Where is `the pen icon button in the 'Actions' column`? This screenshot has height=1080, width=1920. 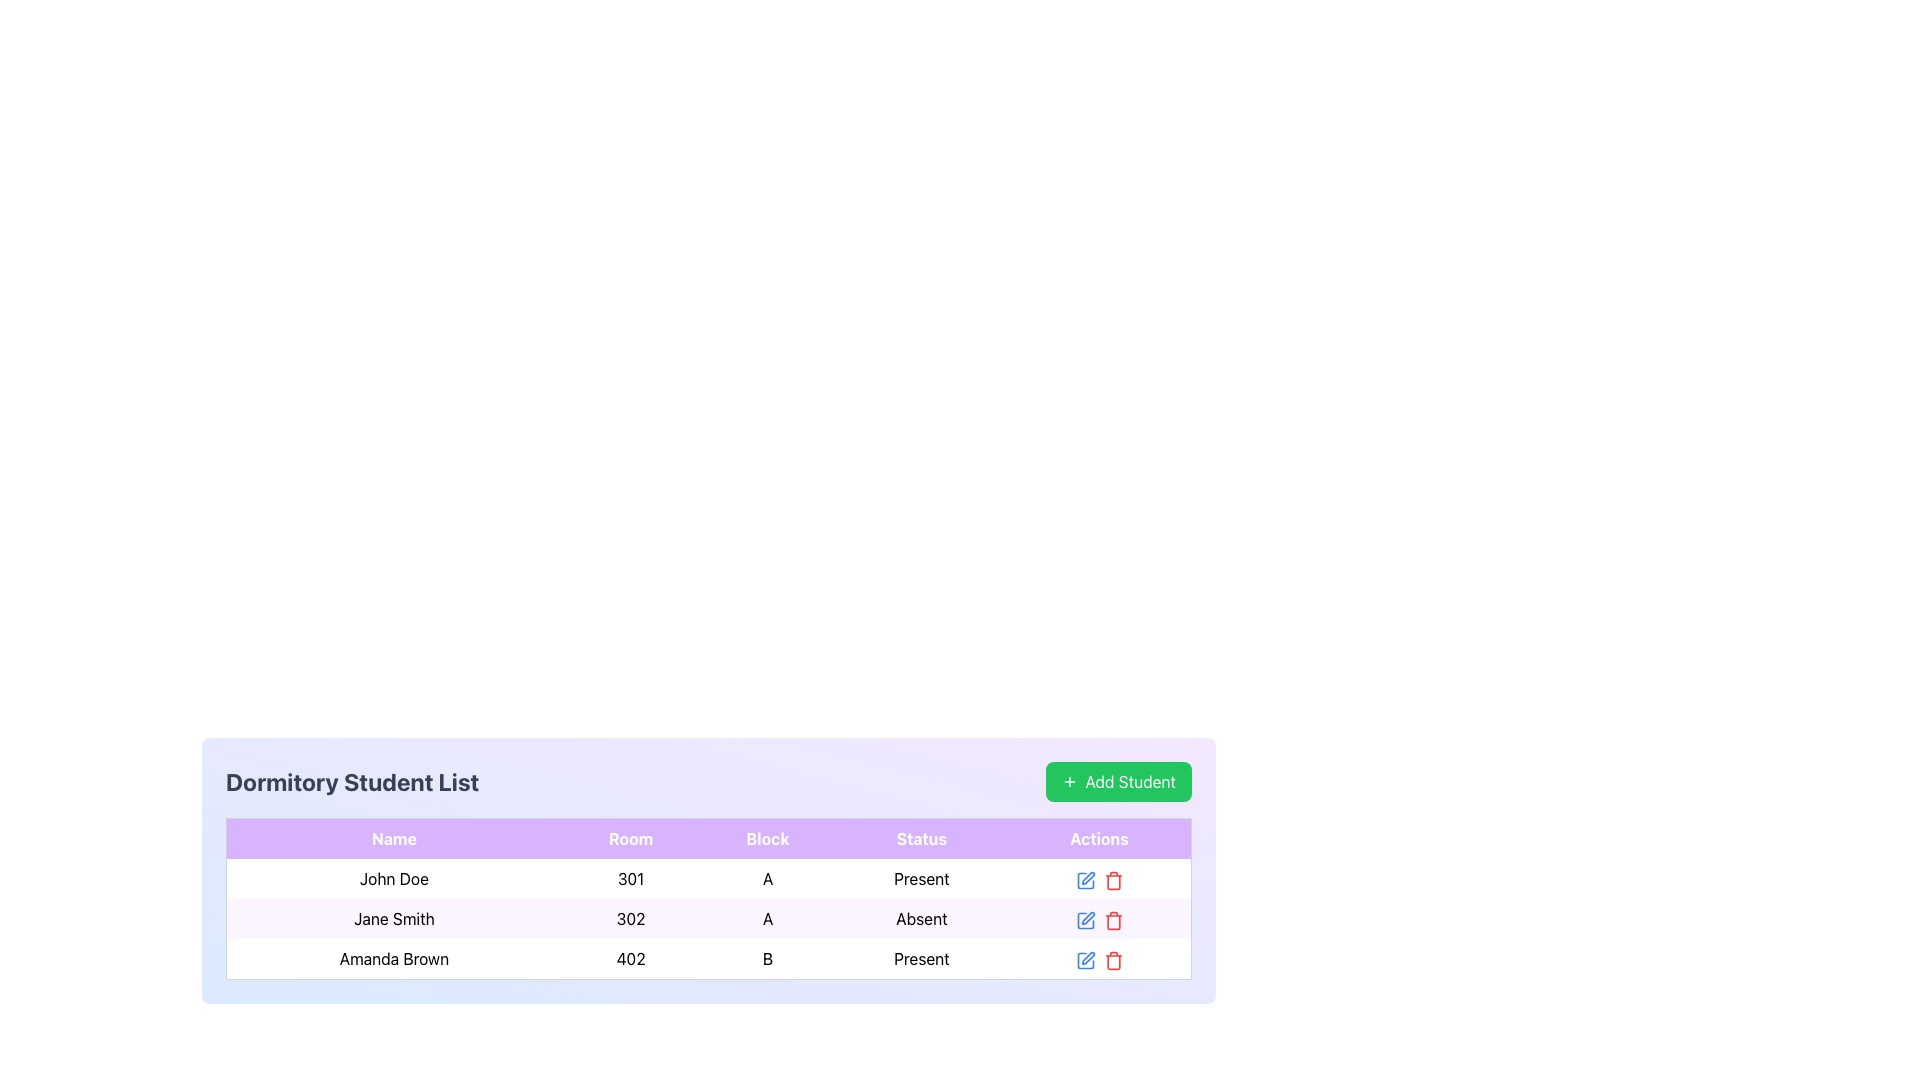
the pen icon button in the 'Actions' column is located at coordinates (1084, 879).